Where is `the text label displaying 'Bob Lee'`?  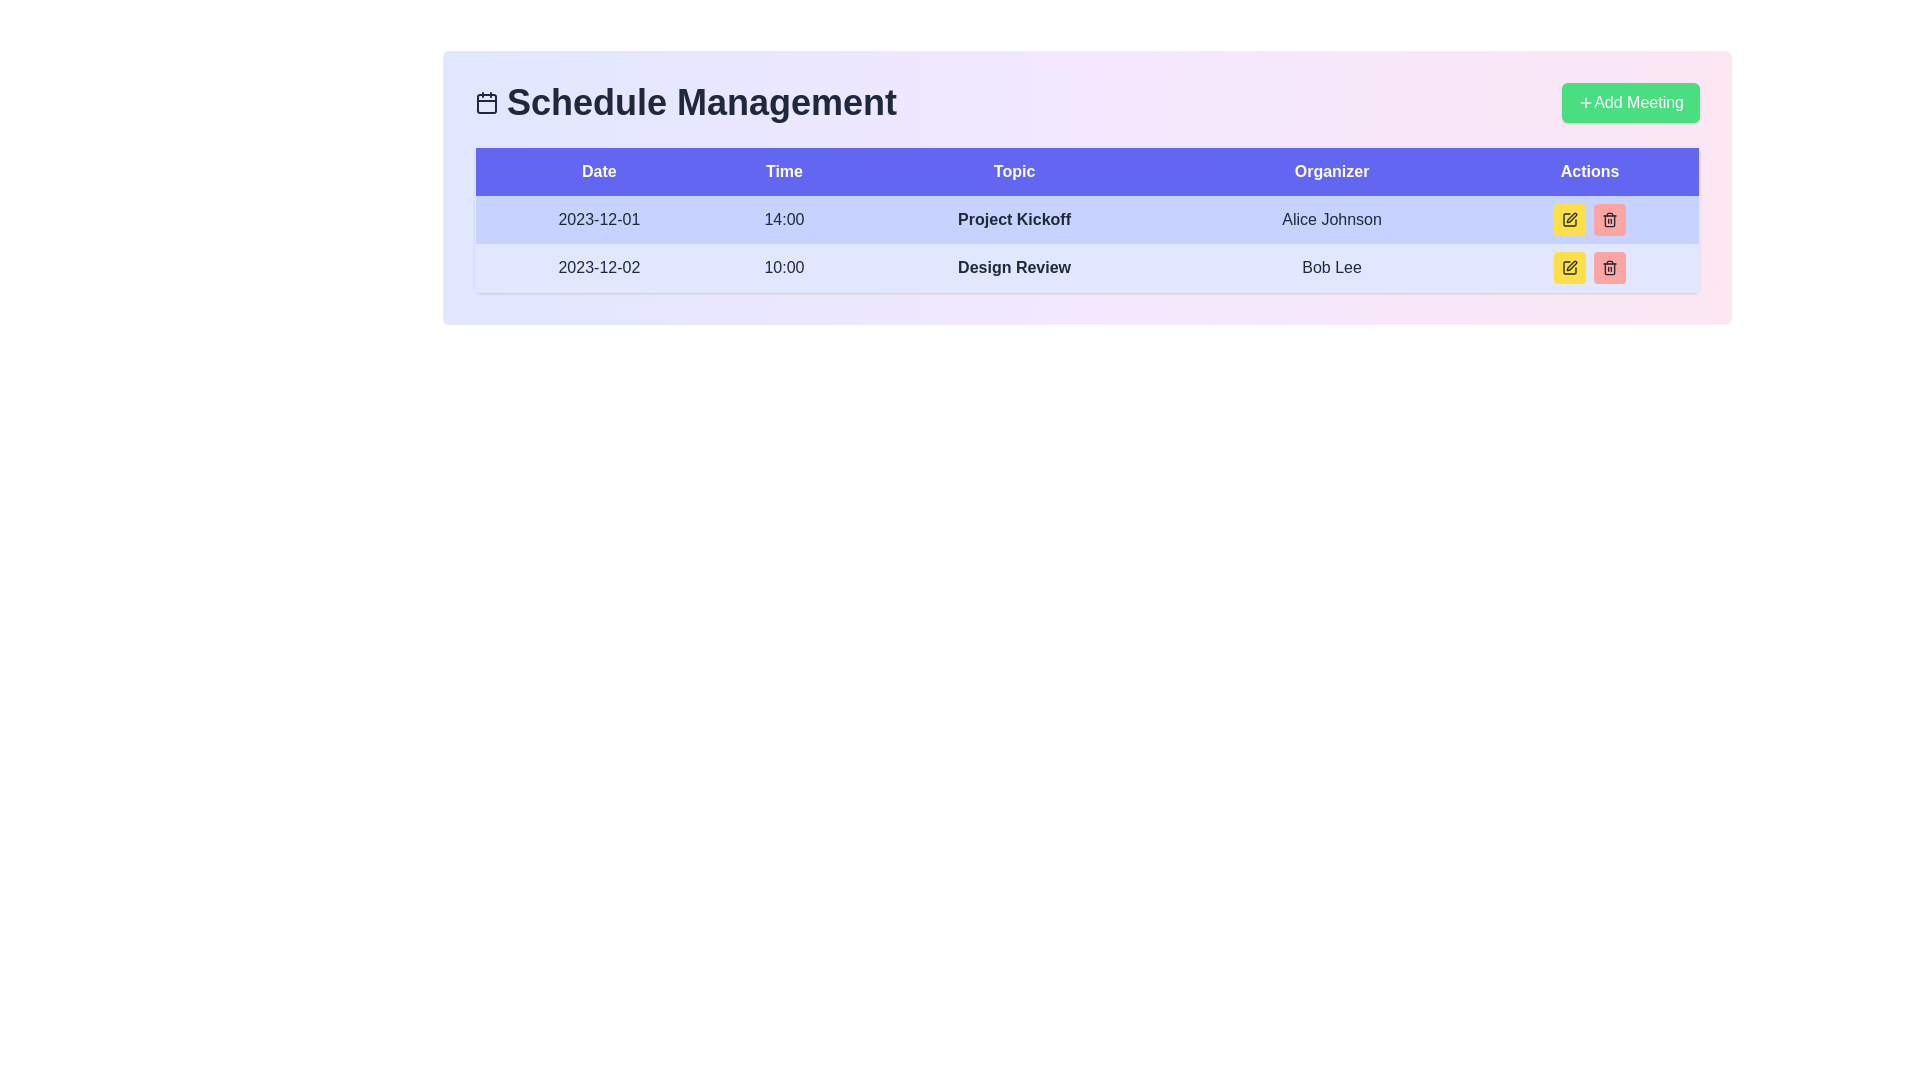
the text label displaying 'Bob Lee' is located at coordinates (1332, 267).